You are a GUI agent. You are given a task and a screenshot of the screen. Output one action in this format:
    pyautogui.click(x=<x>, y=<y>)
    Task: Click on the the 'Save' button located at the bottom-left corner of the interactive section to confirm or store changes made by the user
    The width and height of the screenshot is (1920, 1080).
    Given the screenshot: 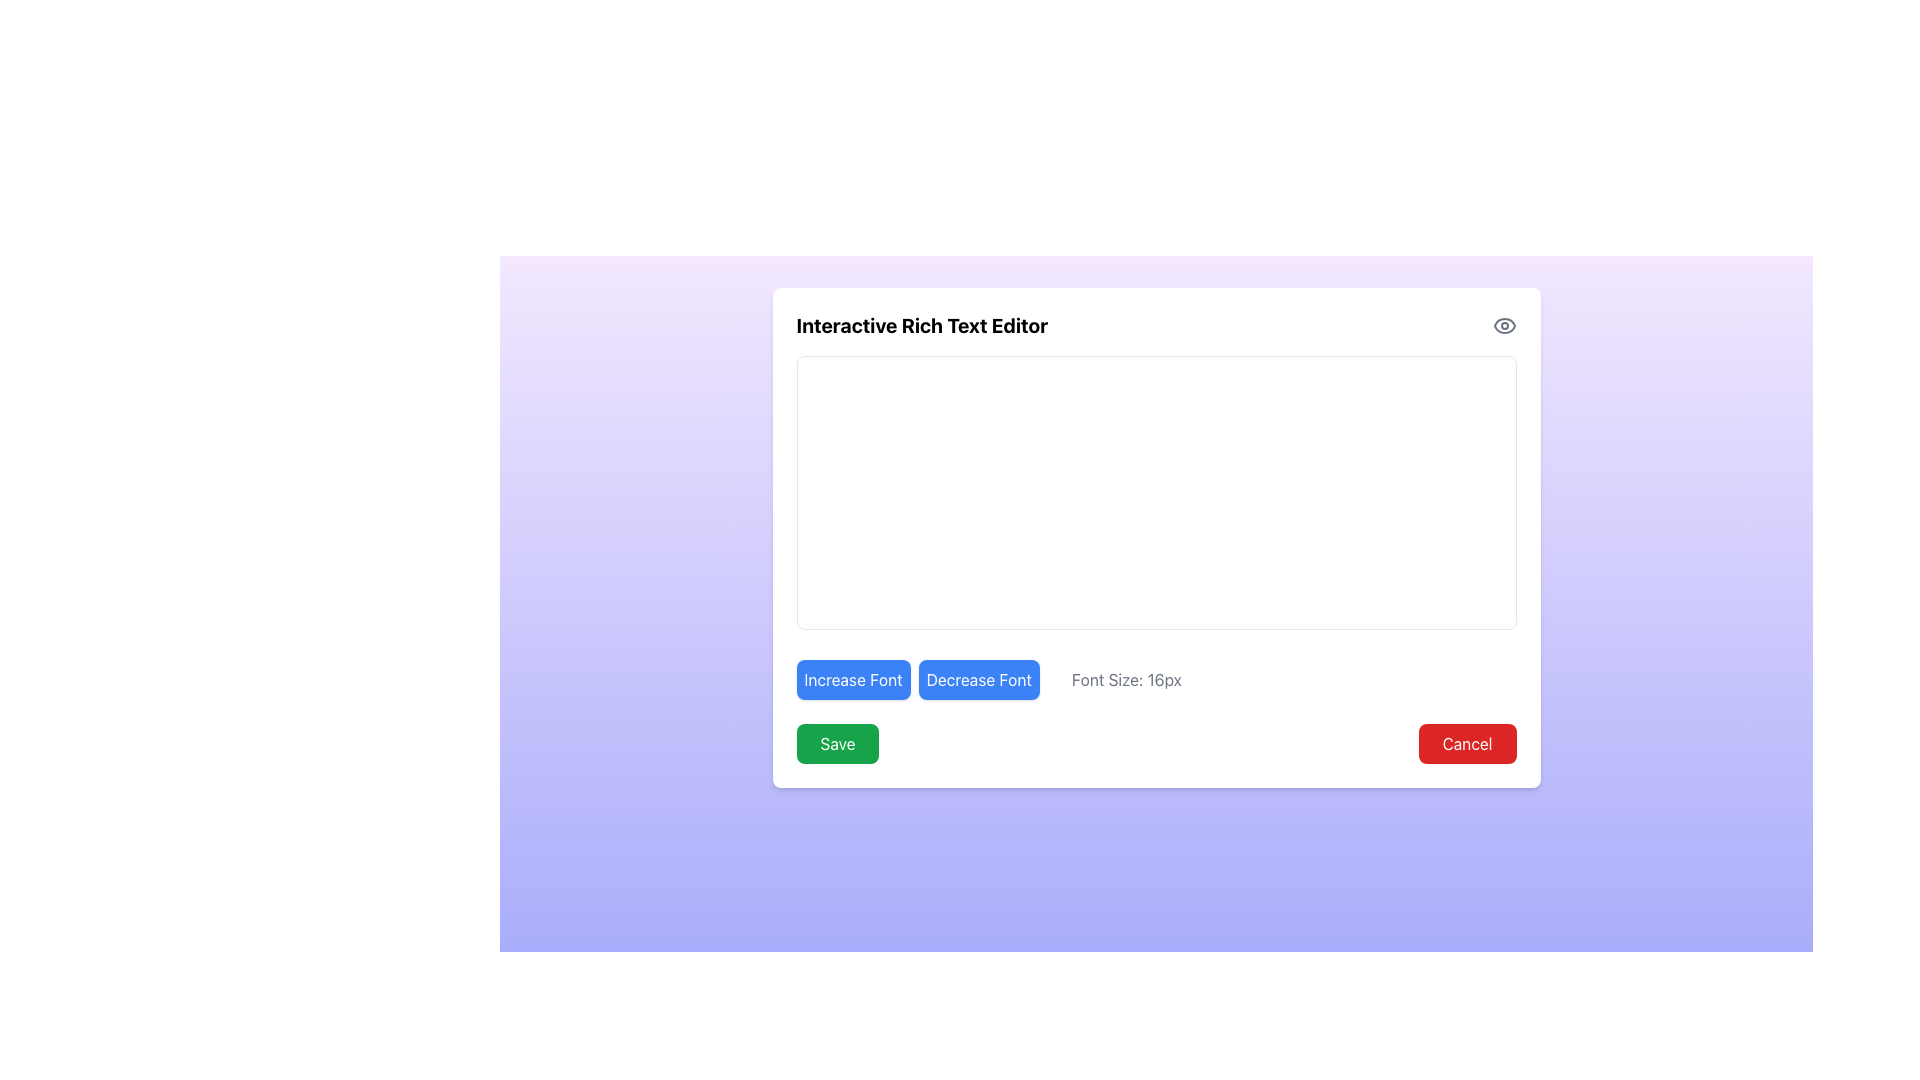 What is the action you would take?
    pyautogui.click(x=837, y=744)
    